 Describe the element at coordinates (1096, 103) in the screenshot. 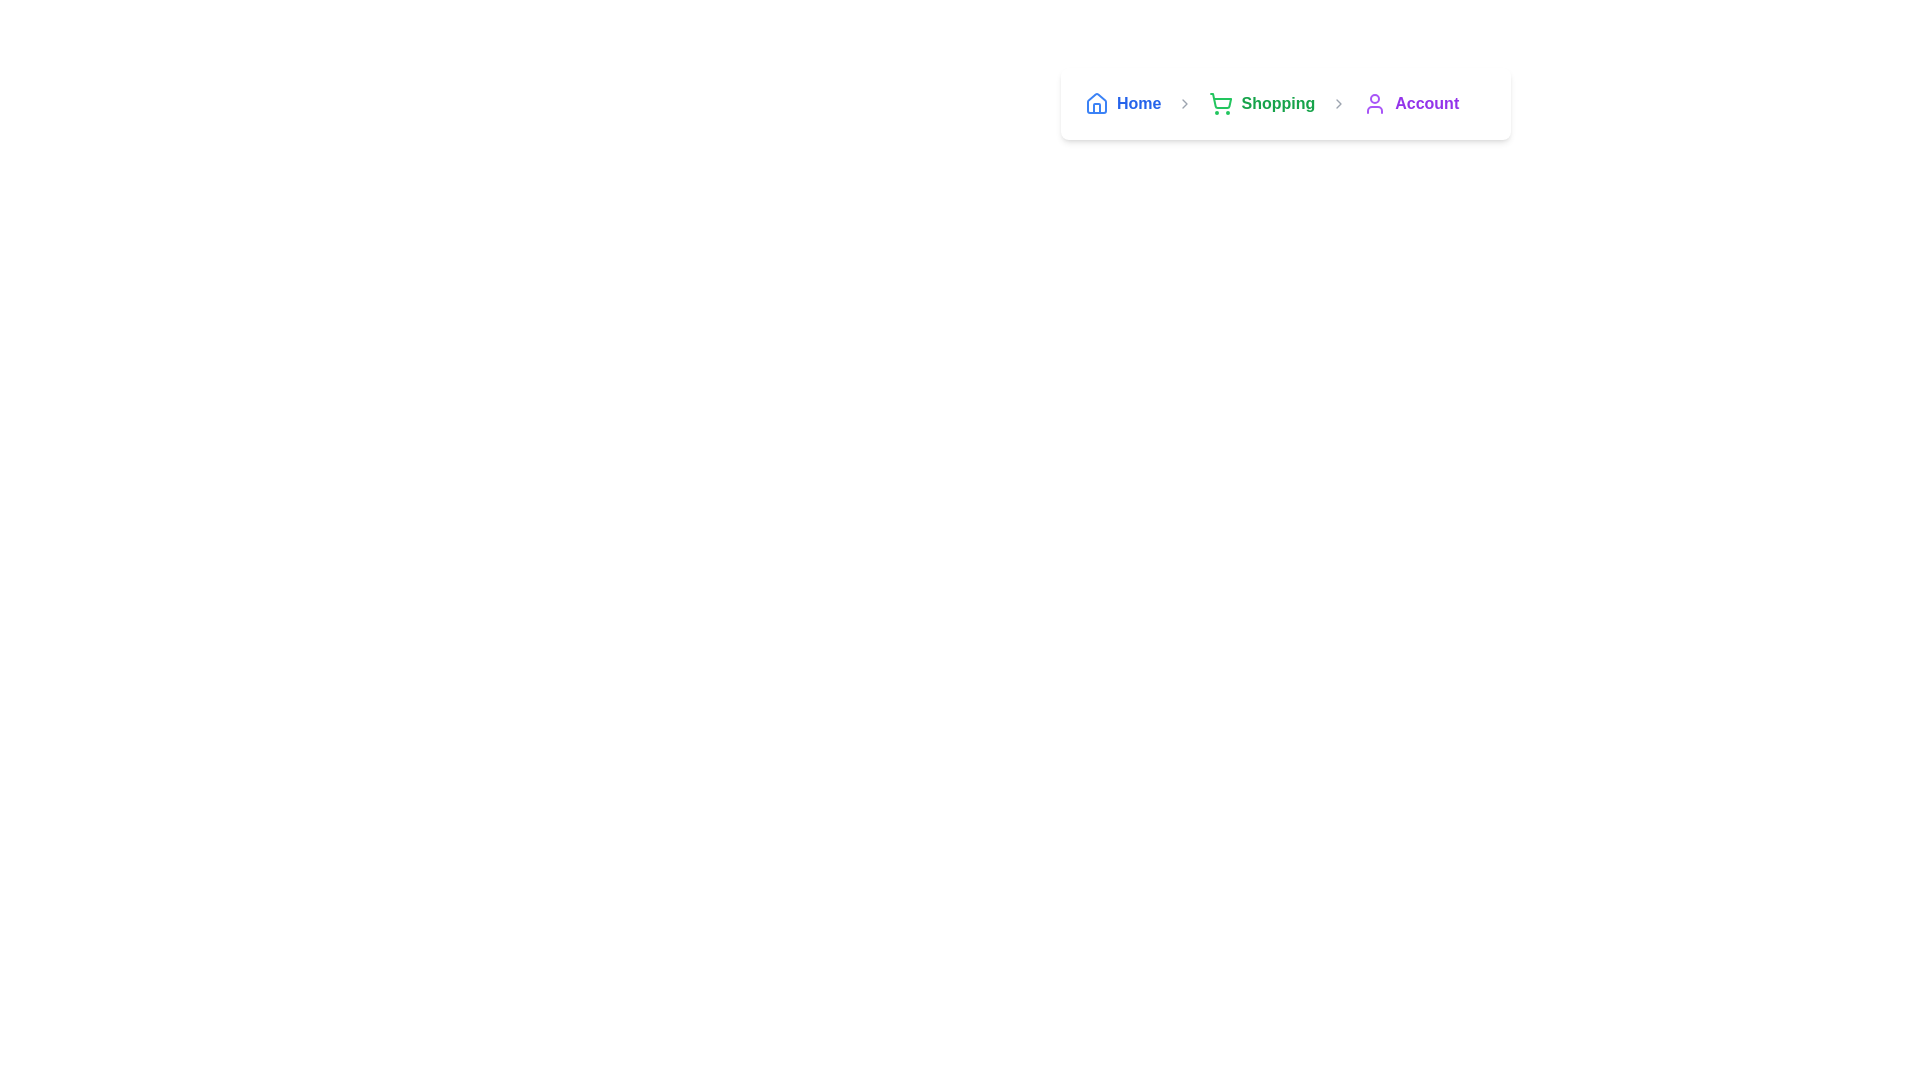

I see `the blue house icon located at the top-left of the user interface within the breadcrumb navigation` at that location.